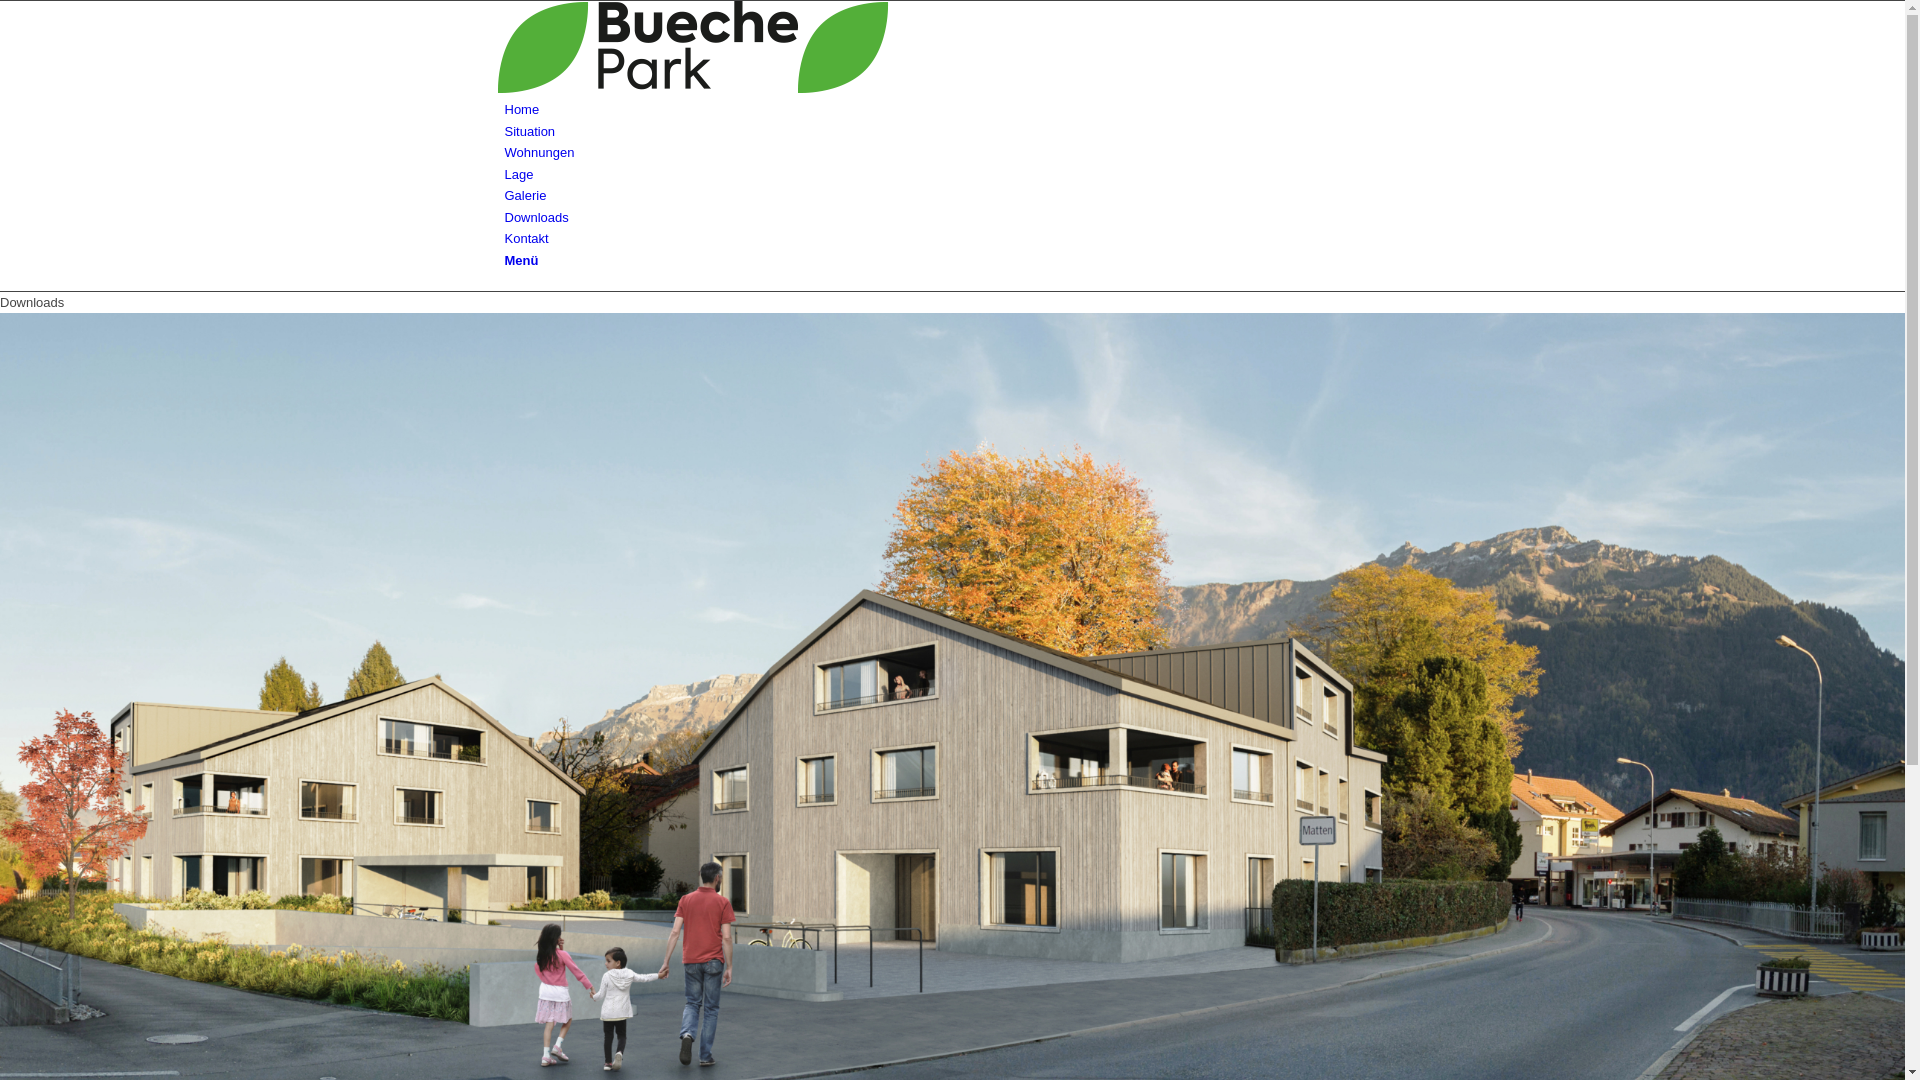 The image size is (1920, 1080). Describe the element at coordinates (524, 195) in the screenshot. I see `'Galerie'` at that location.